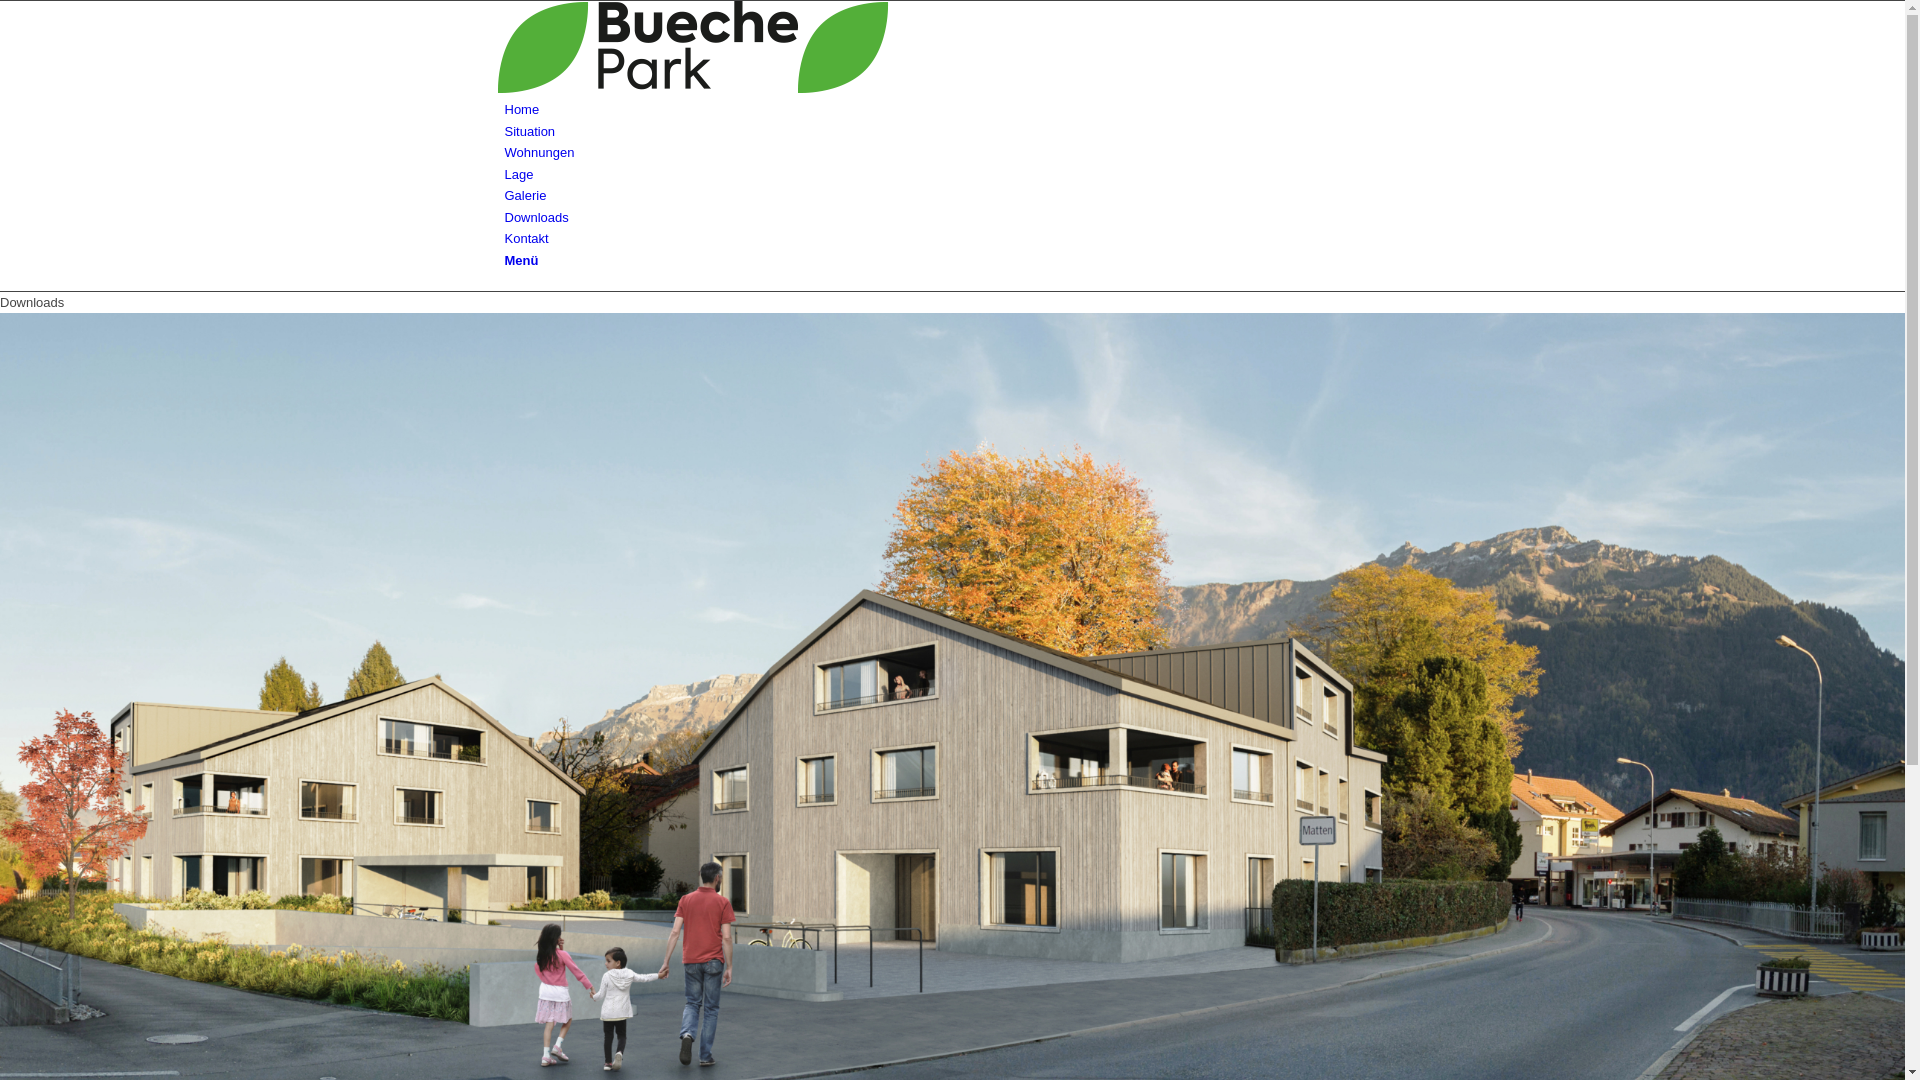 The image size is (1920, 1080). Describe the element at coordinates (524, 195) in the screenshot. I see `'Galerie'` at that location.